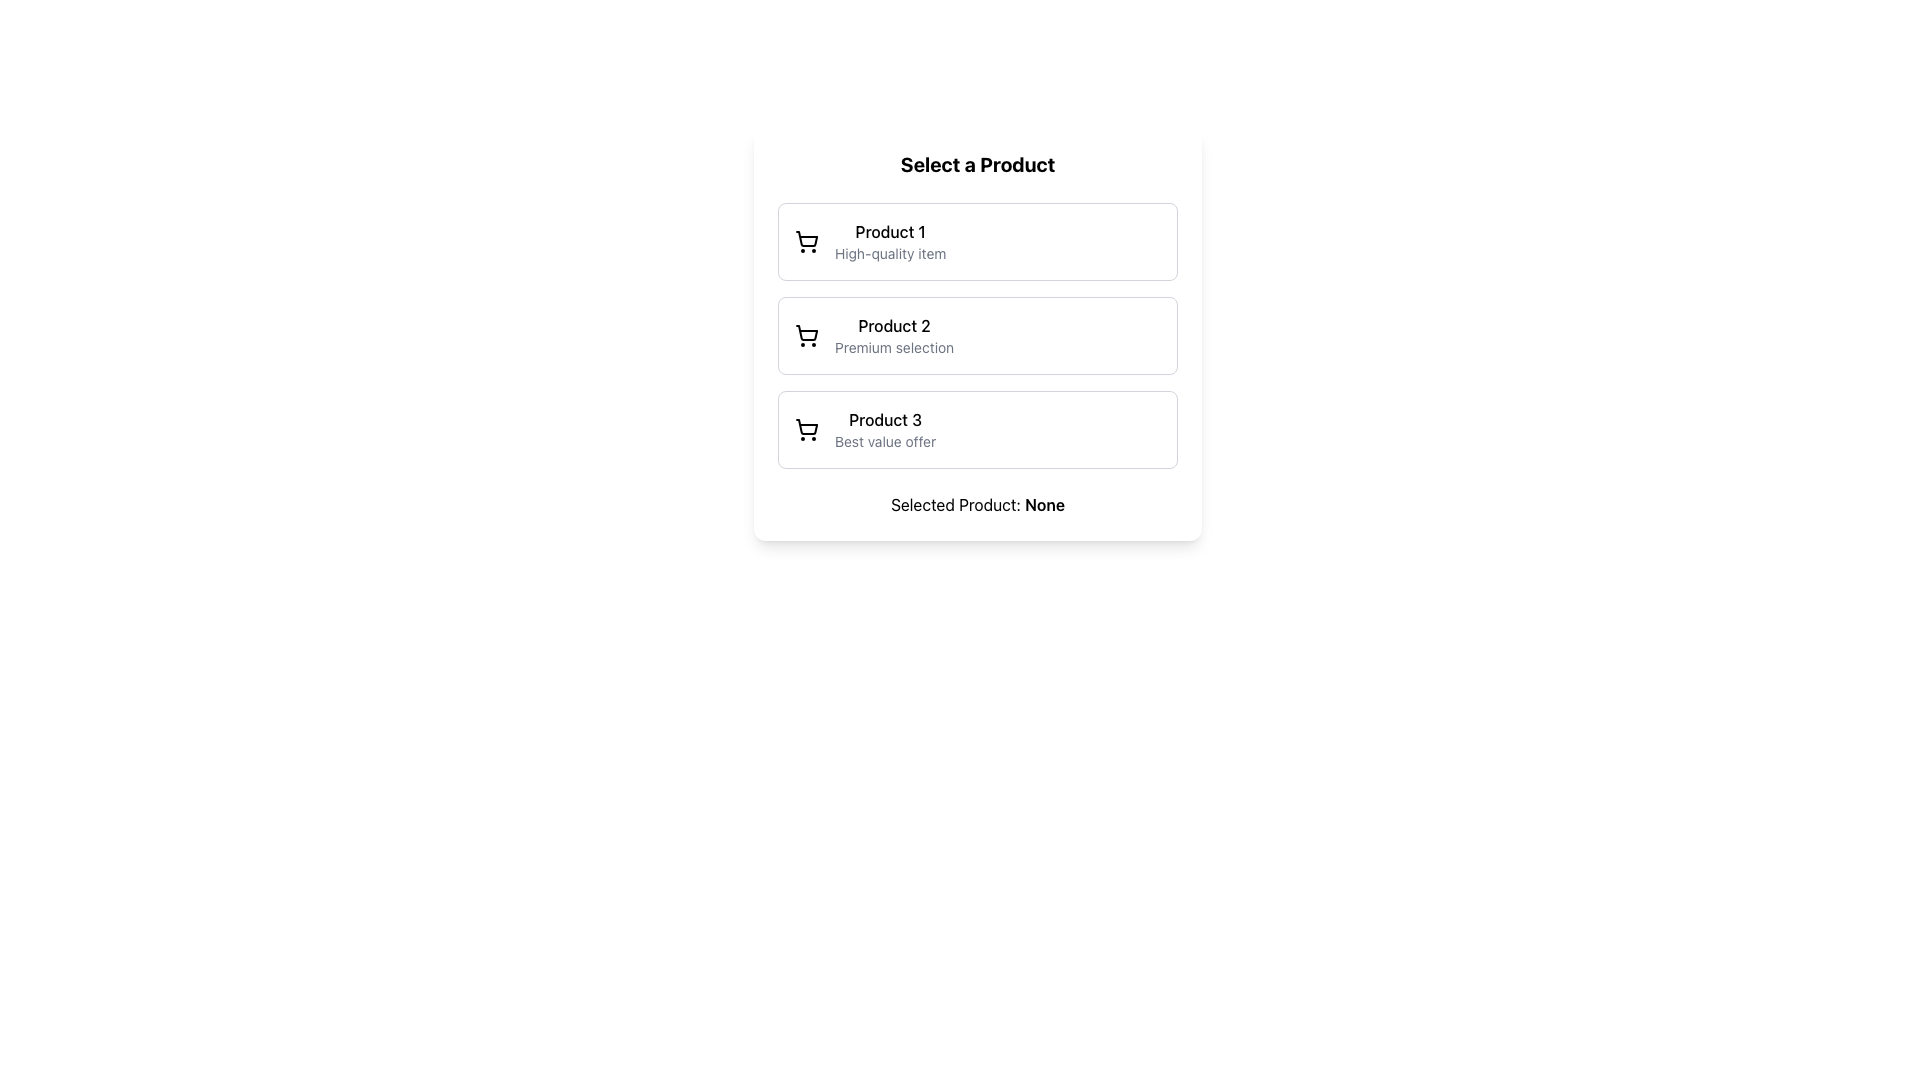  Describe the element at coordinates (893, 334) in the screenshot. I see `the label component that conveys the title and subtitle of 'Product 2', located in the second card of a list of three cards` at that location.